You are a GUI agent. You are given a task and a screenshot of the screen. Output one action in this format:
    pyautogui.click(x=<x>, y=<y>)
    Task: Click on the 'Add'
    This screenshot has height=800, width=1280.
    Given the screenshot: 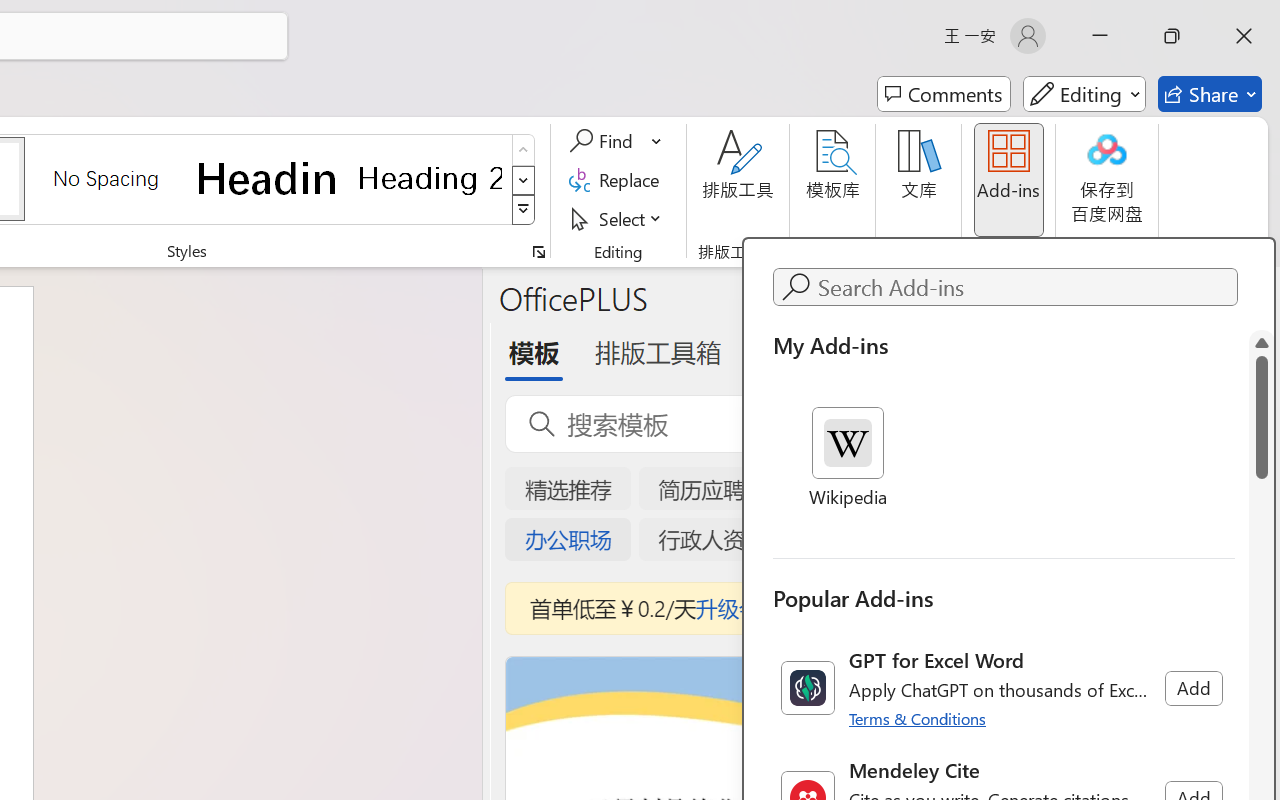 What is the action you would take?
    pyautogui.click(x=1193, y=688)
    